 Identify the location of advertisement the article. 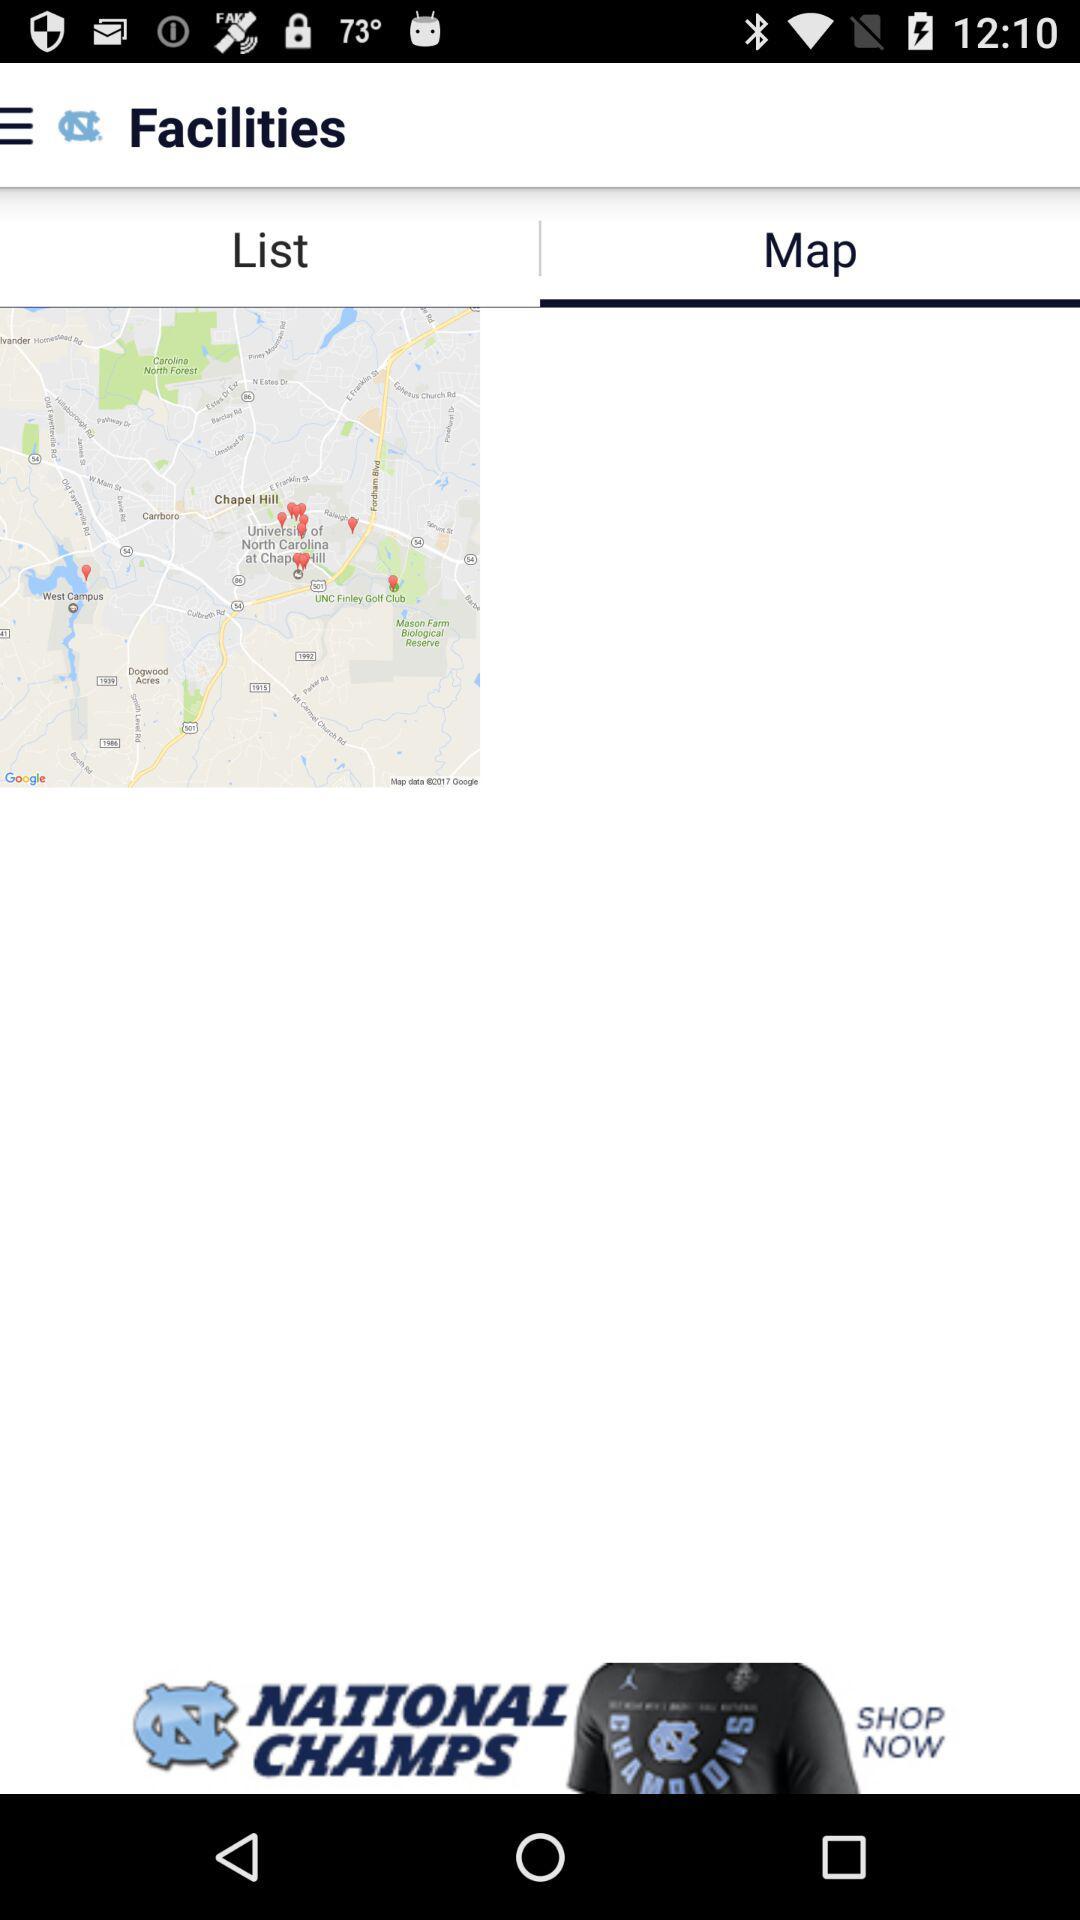
(540, 1727).